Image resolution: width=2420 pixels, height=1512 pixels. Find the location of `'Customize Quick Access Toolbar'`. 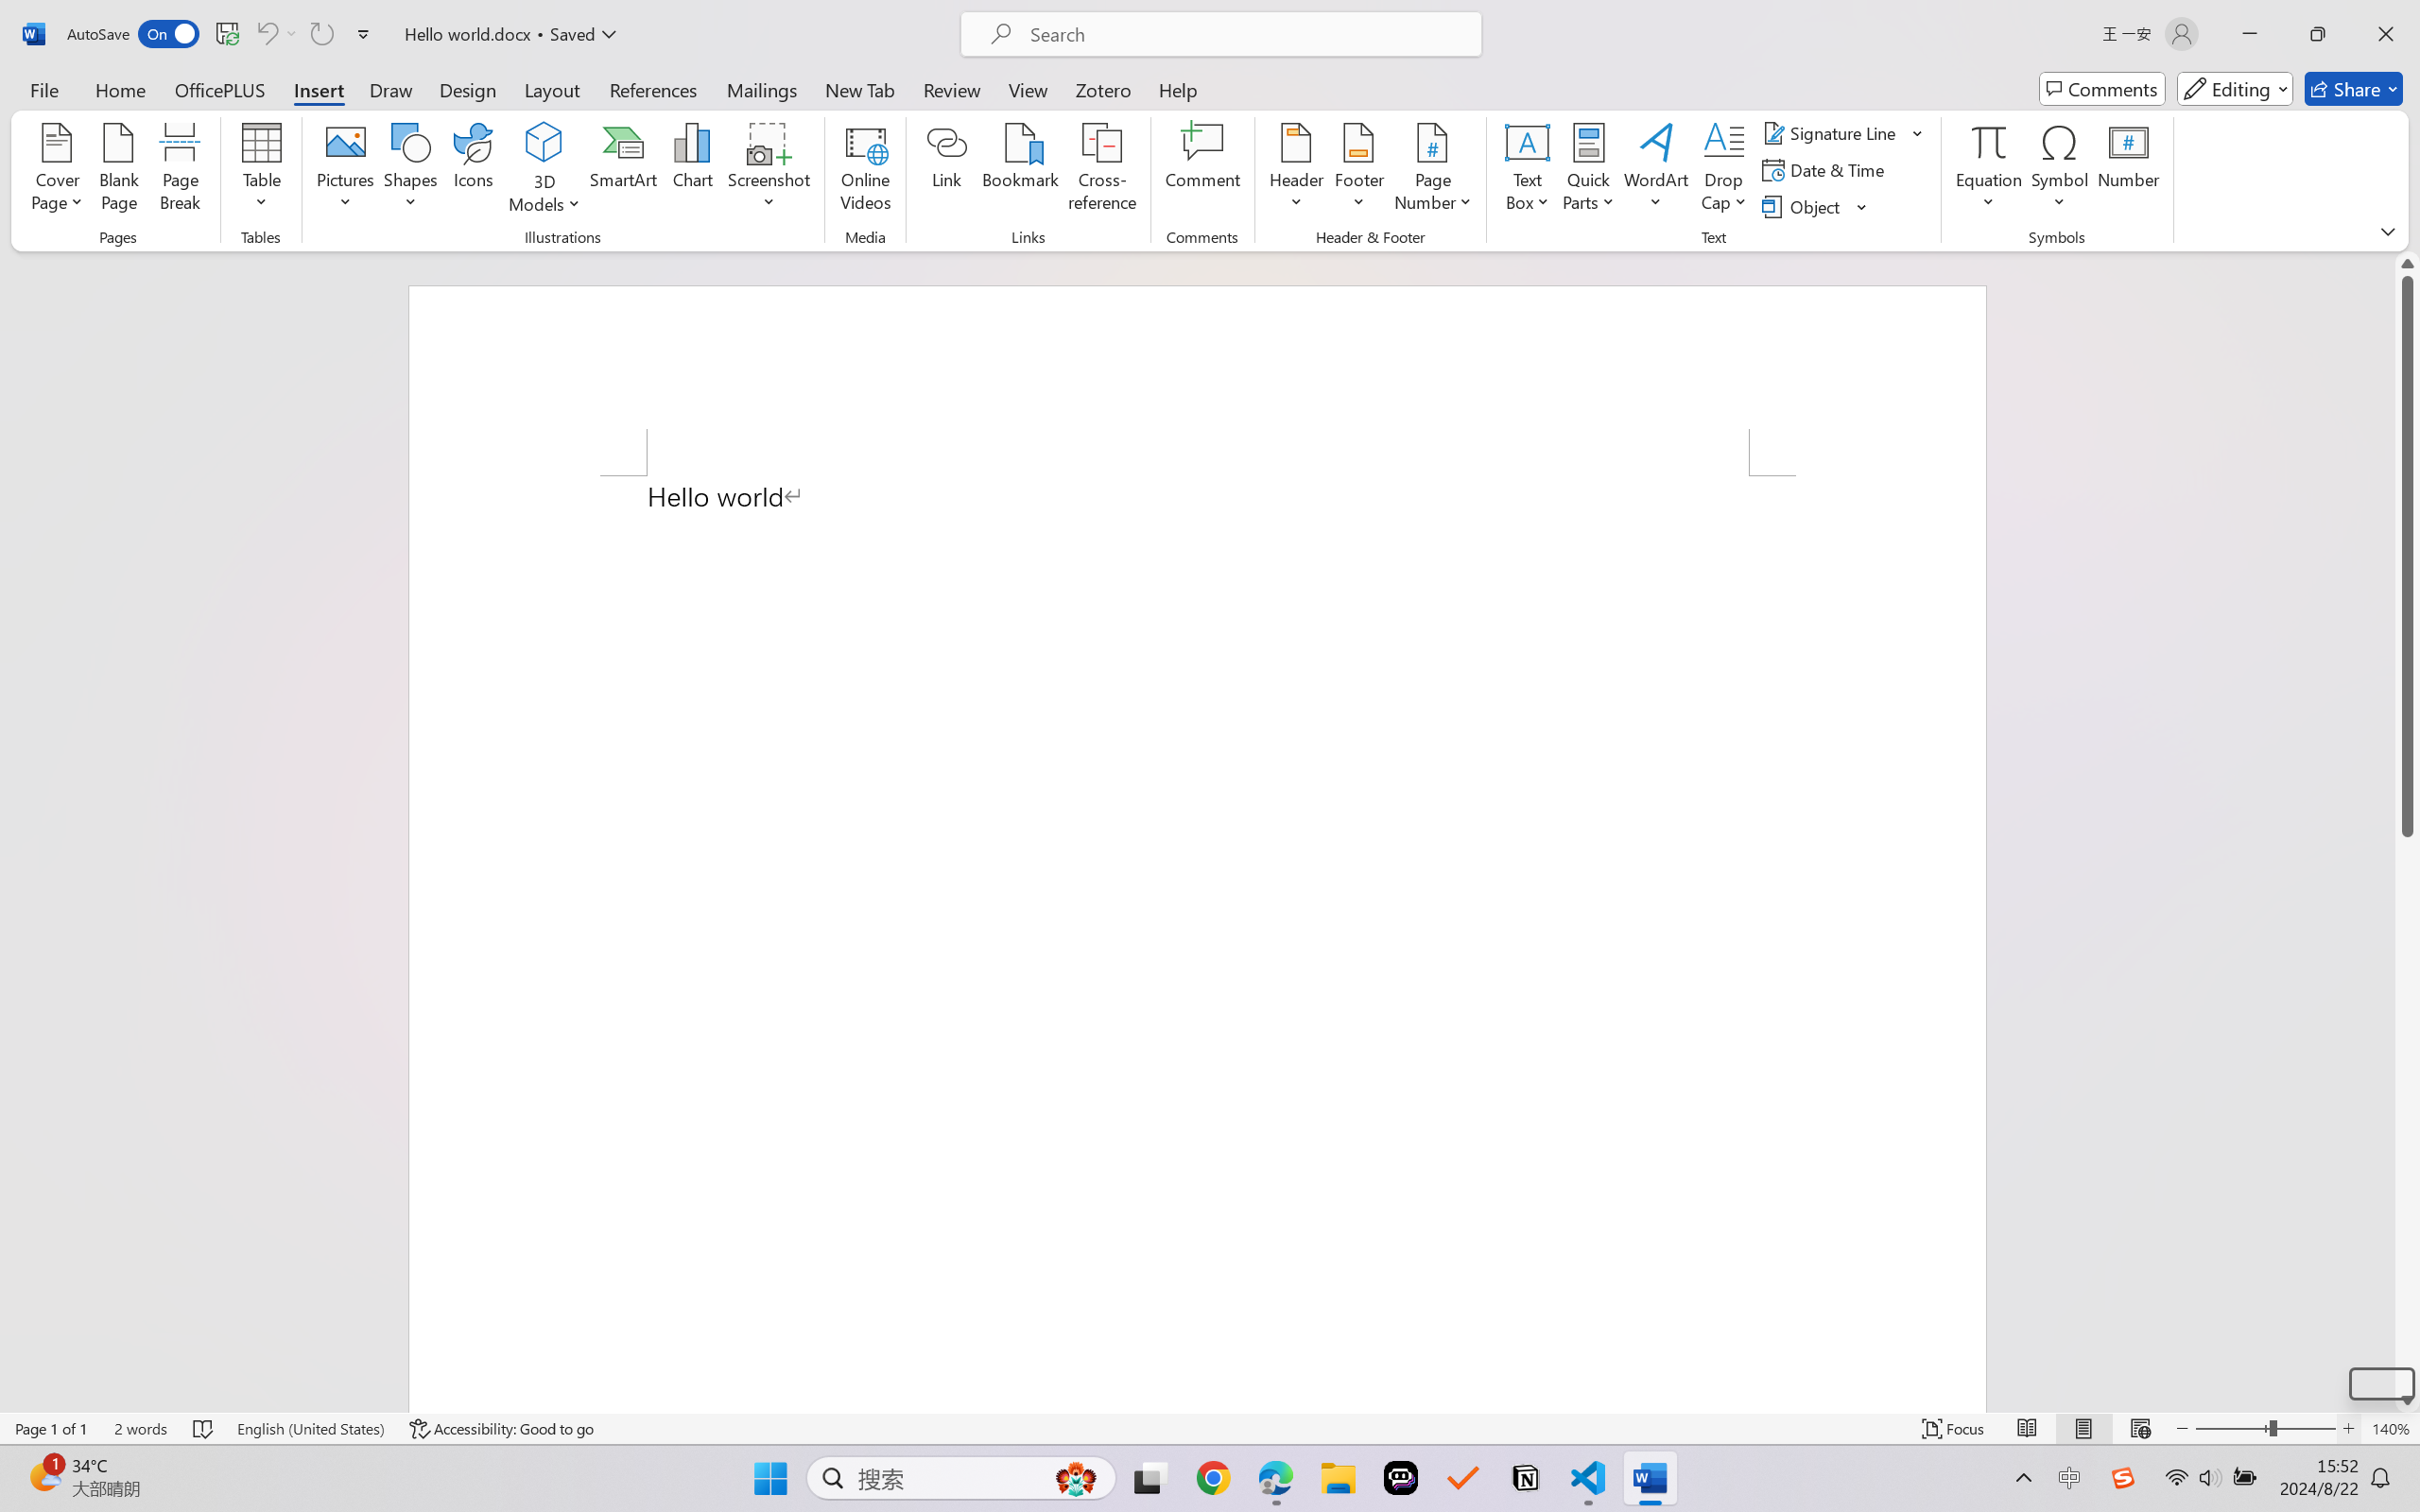

'Customize Quick Access Toolbar' is located at coordinates (363, 33).